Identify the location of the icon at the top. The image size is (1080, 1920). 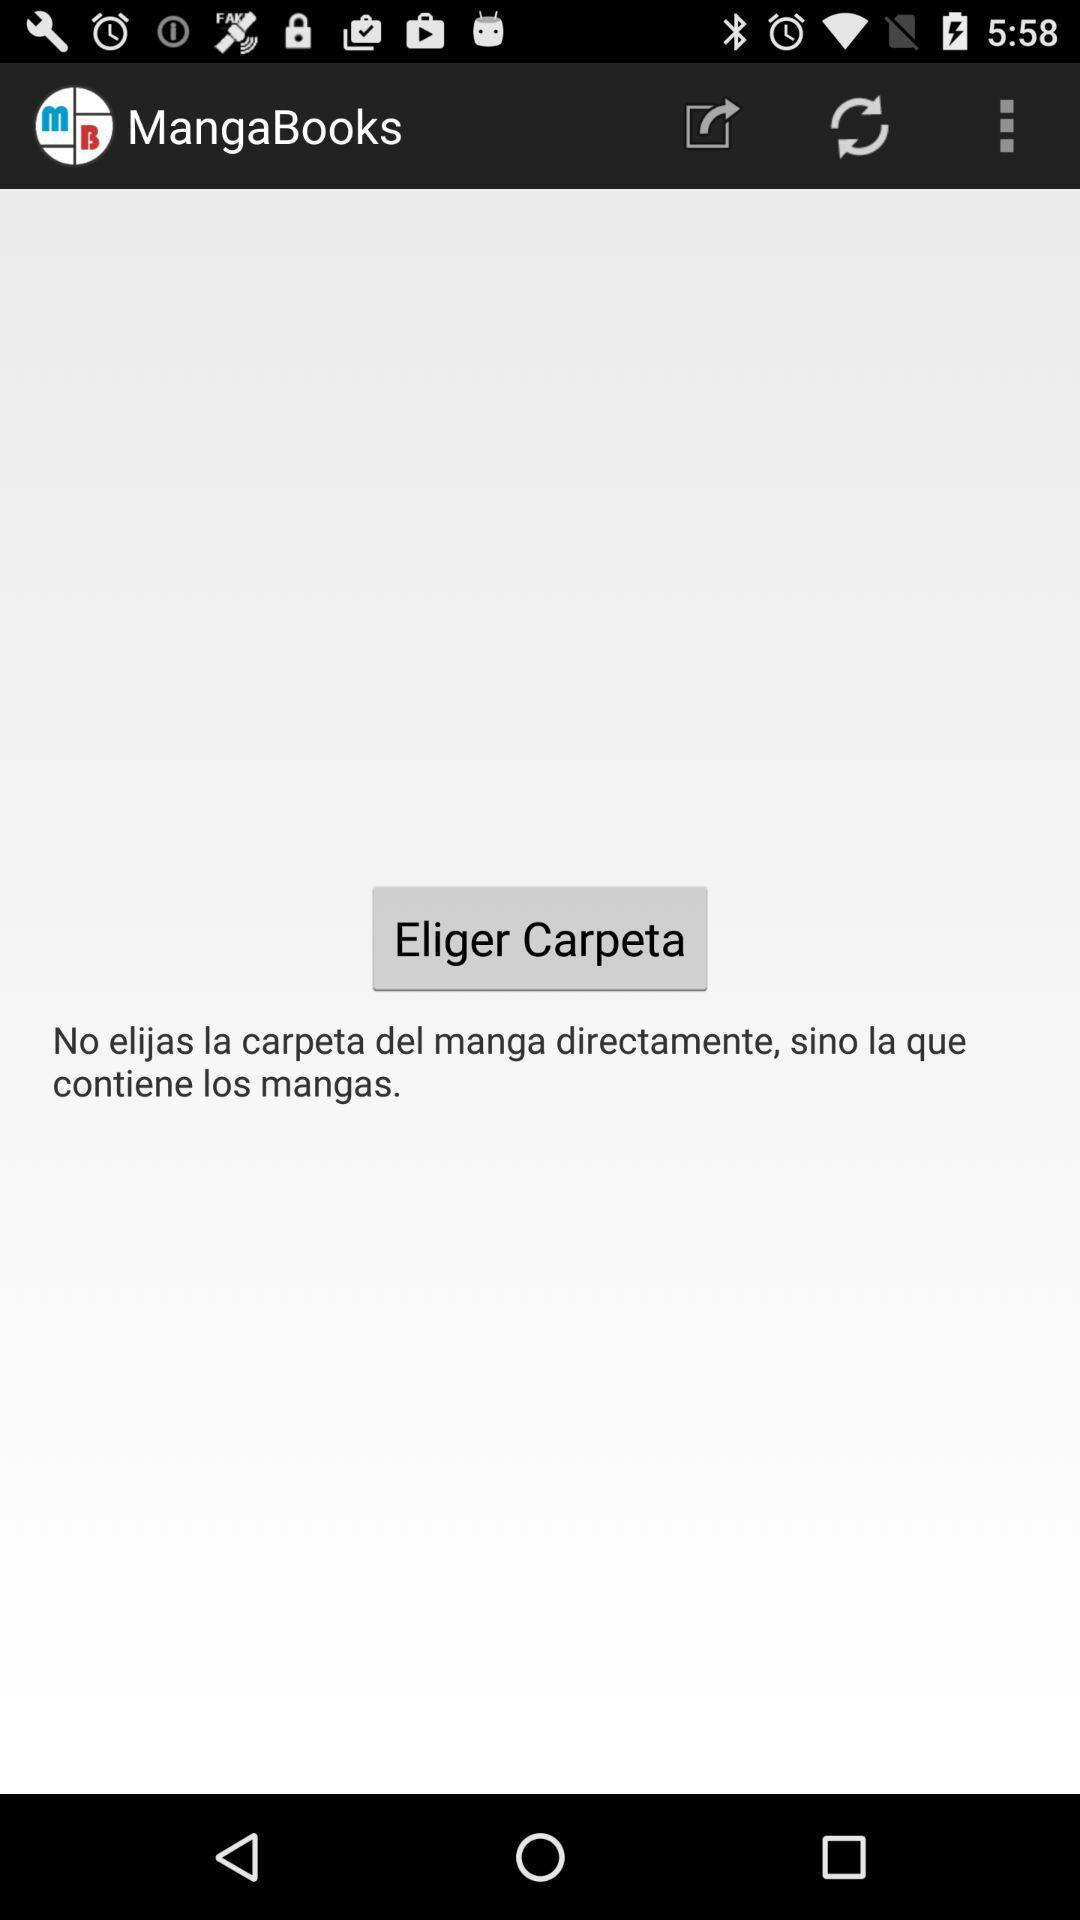
(711, 124).